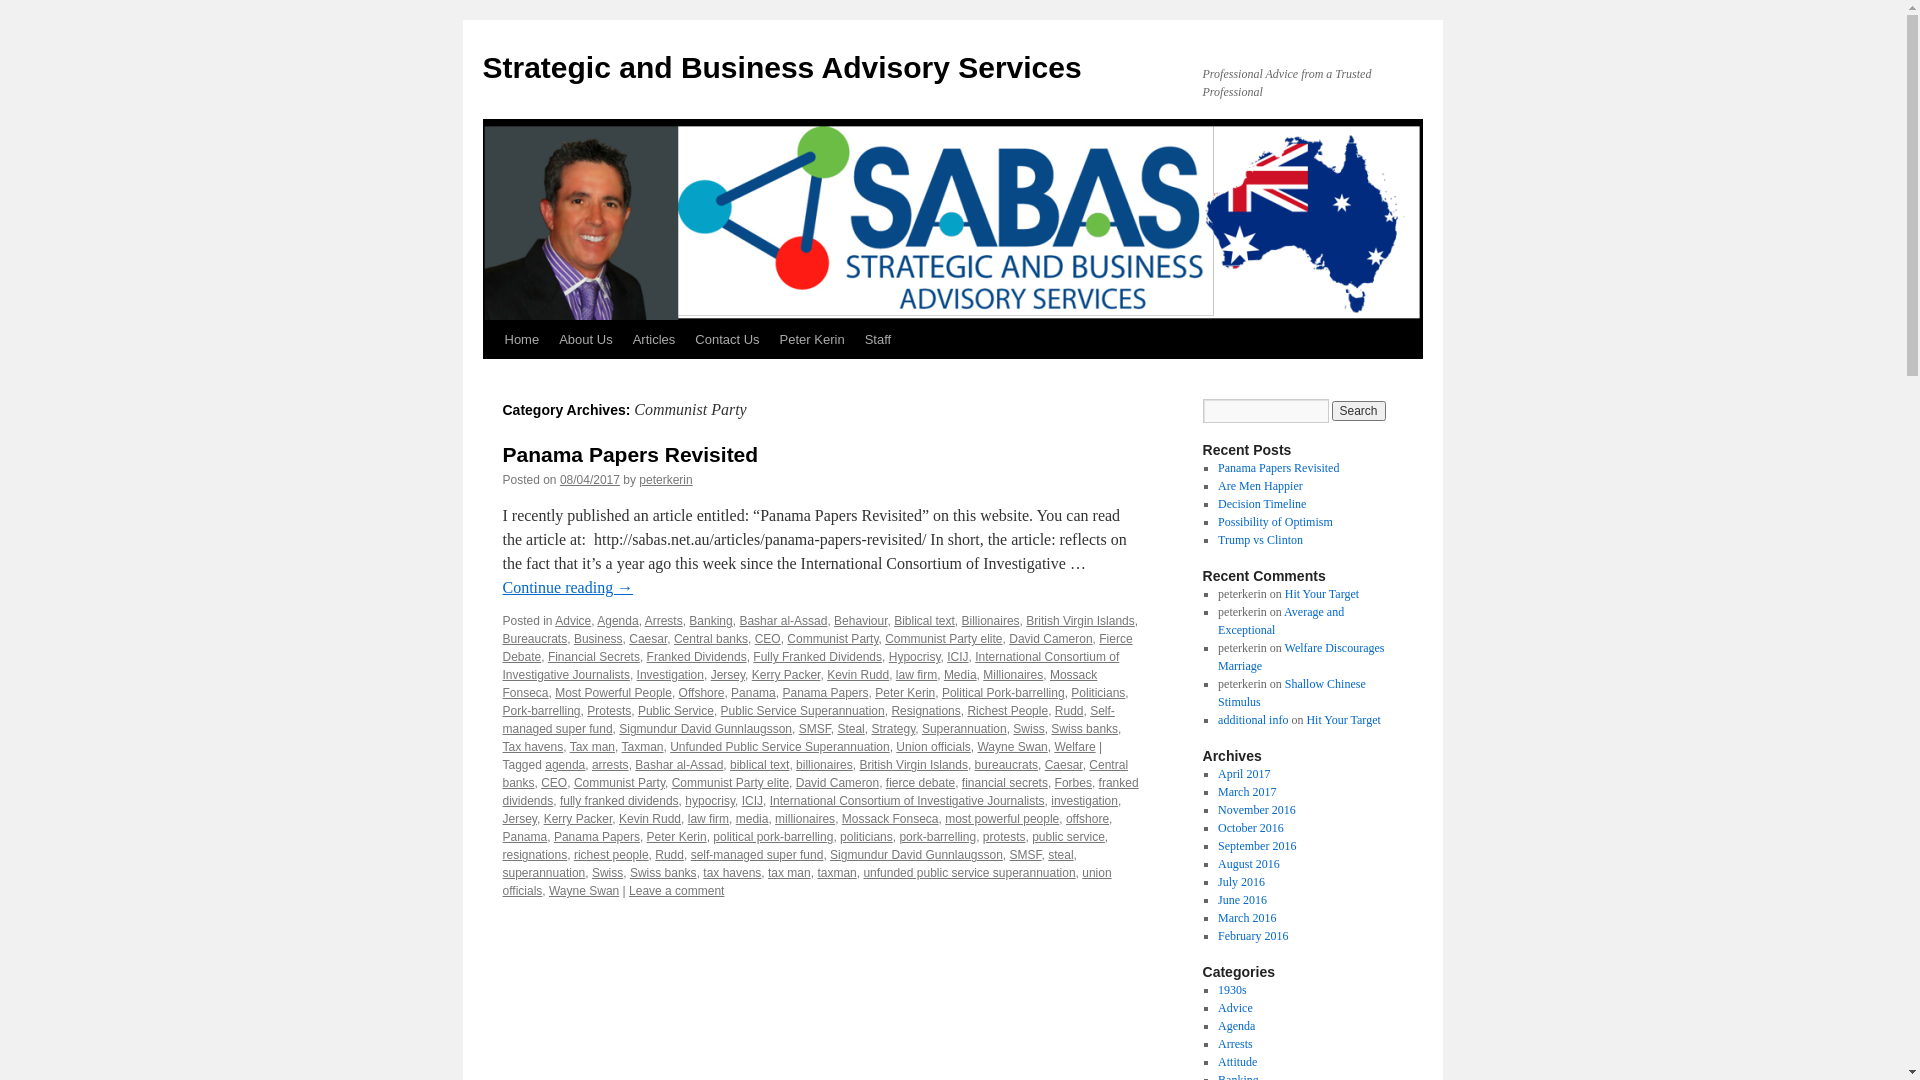 Image resolution: width=1920 pixels, height=1080 pixels. Describe the element at coordinates (1274, 520) in the screenshot. I see `'Possibility of Optimism'` at that location.